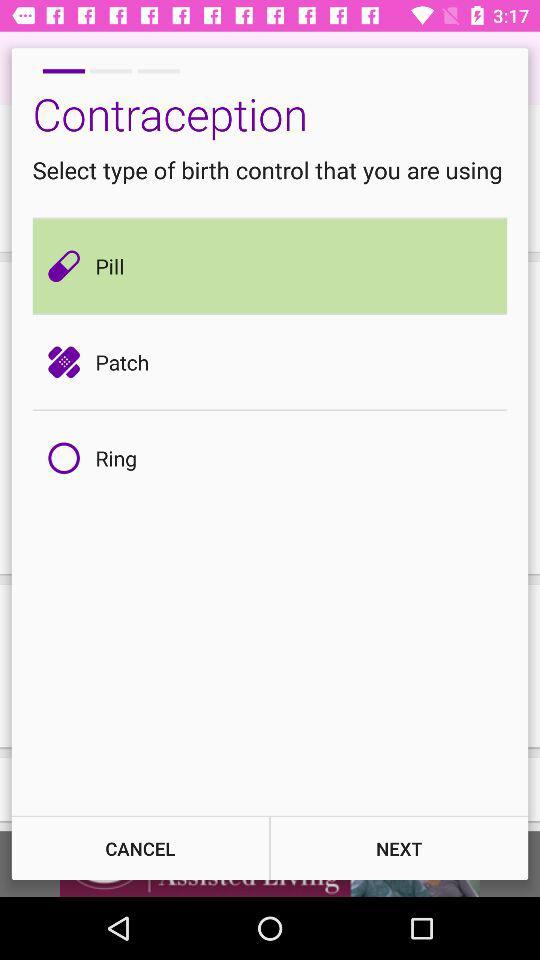  What do you see at coordinates (68, 458) in the screenshot?
I see `the circle image option before ring` at bounding box center [68, 458].